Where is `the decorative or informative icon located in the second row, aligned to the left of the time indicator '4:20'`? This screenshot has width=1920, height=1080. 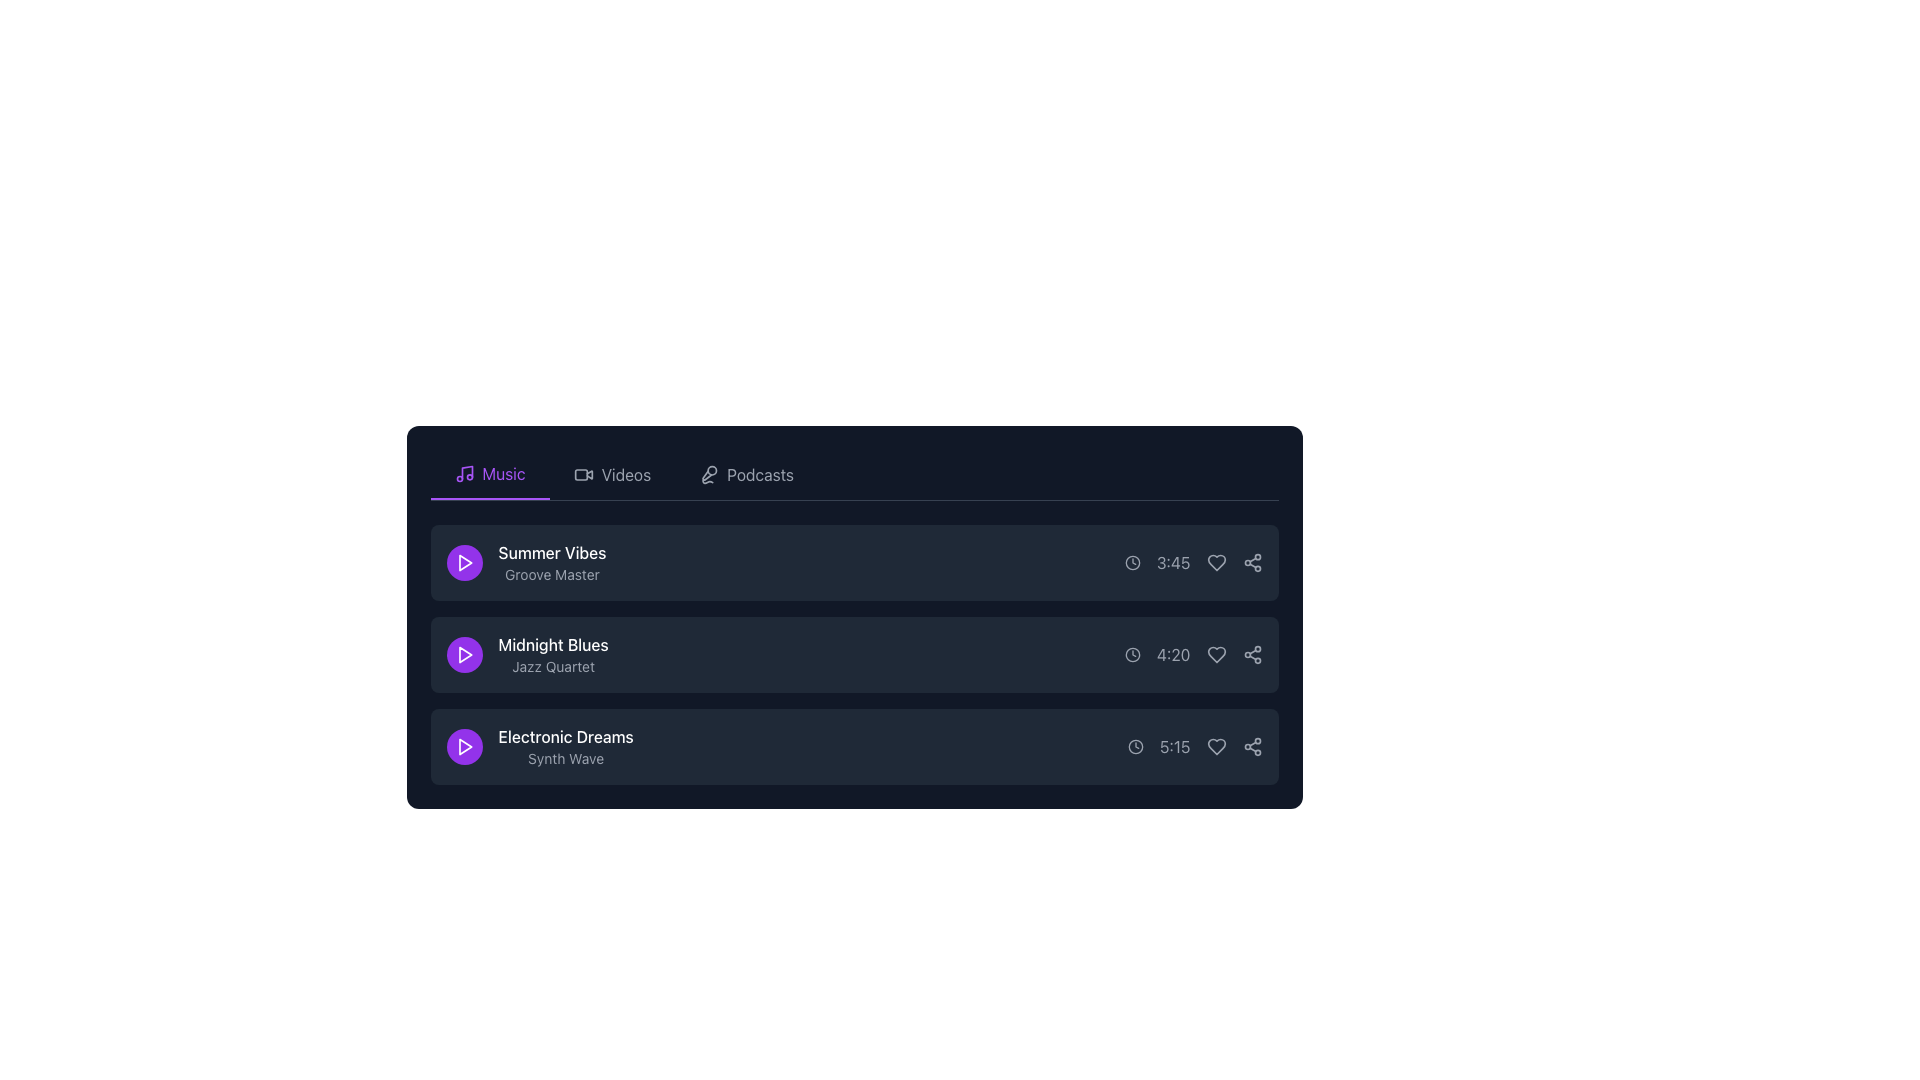 the decorative or informative icon located in the second row, aligned to the left of the time indicator '4:20' is located at coordinates (1132, 655).